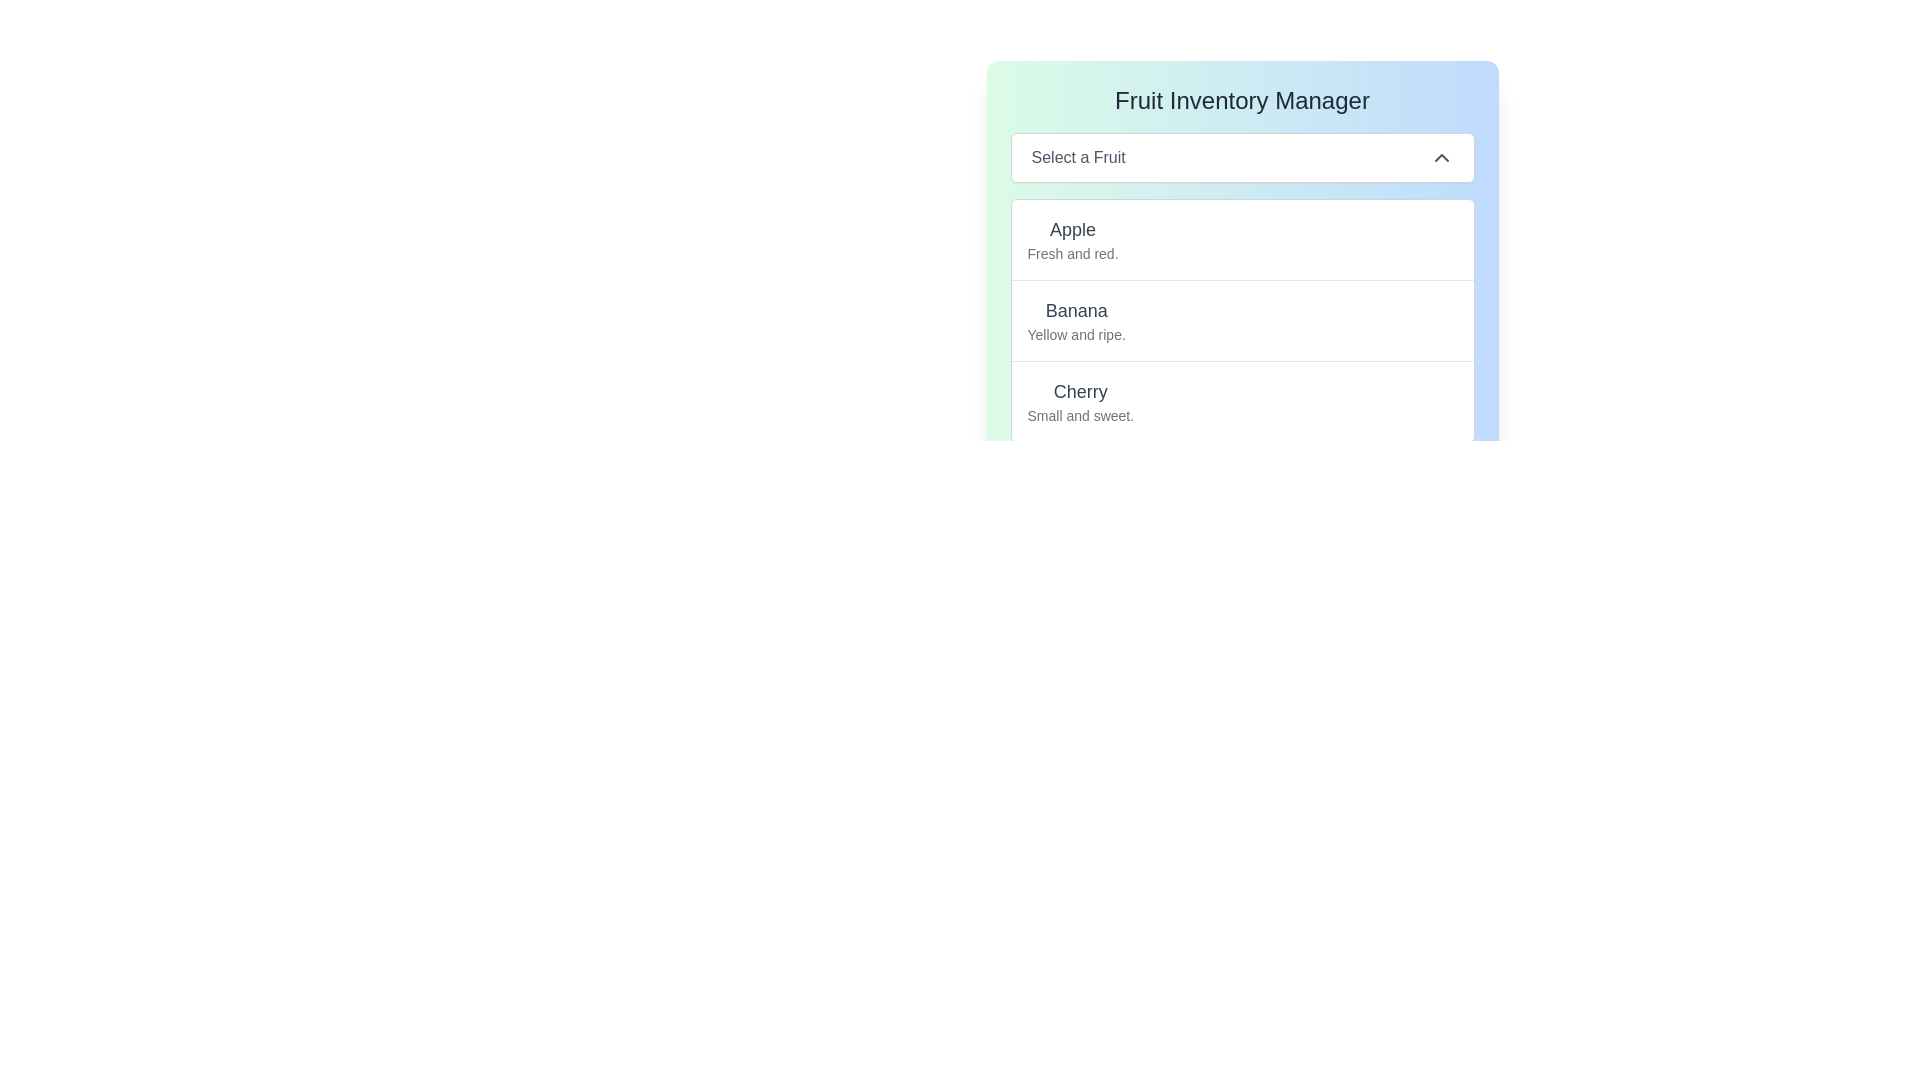 This screenshot has height=1080, width=1920. What do you see at coordinates (1079, 415) in the screenshot?
I see `the non-interactive descriptive text label that provides additional information about the list item 'Cherry', which is positioned below the 'Cherry' text label in the dropdown component` at bounding box center [1079, 415].